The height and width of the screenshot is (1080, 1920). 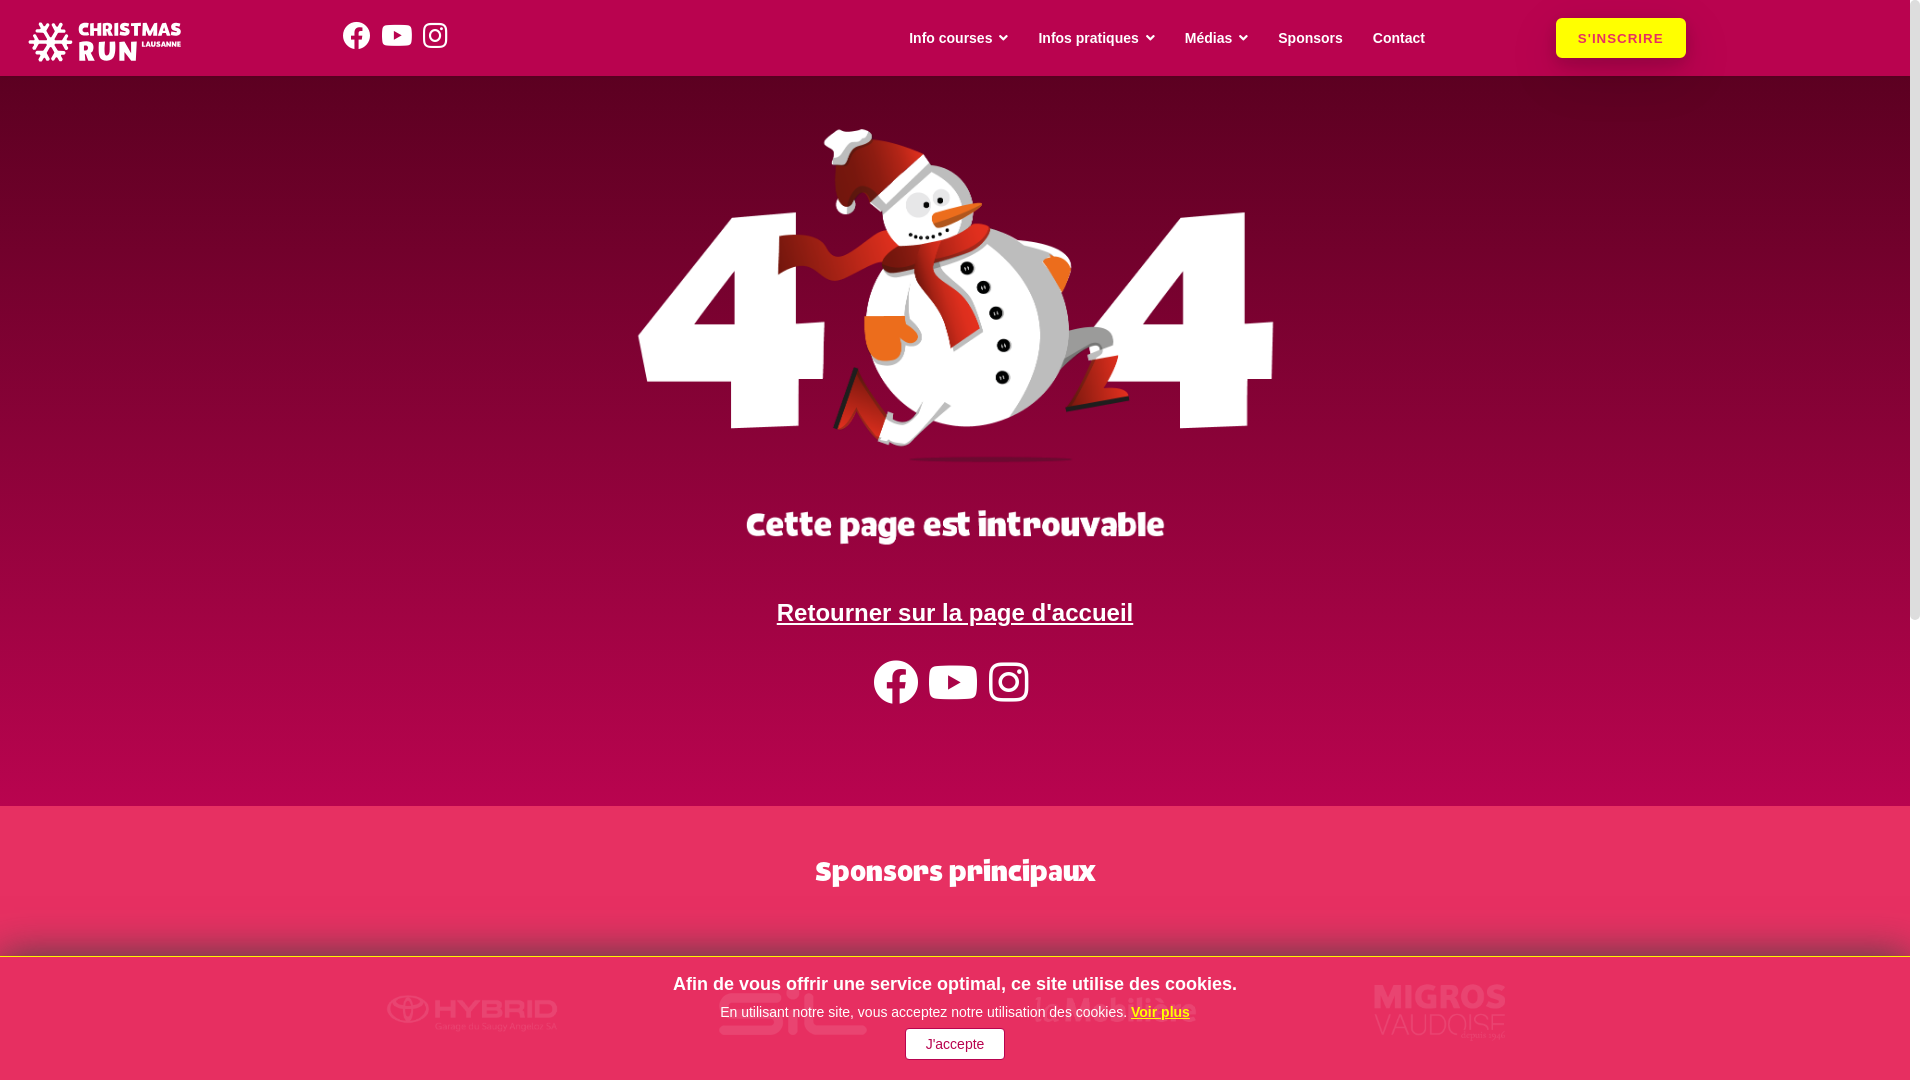 I want to click on 'facebook', so click(x=898, y=693).